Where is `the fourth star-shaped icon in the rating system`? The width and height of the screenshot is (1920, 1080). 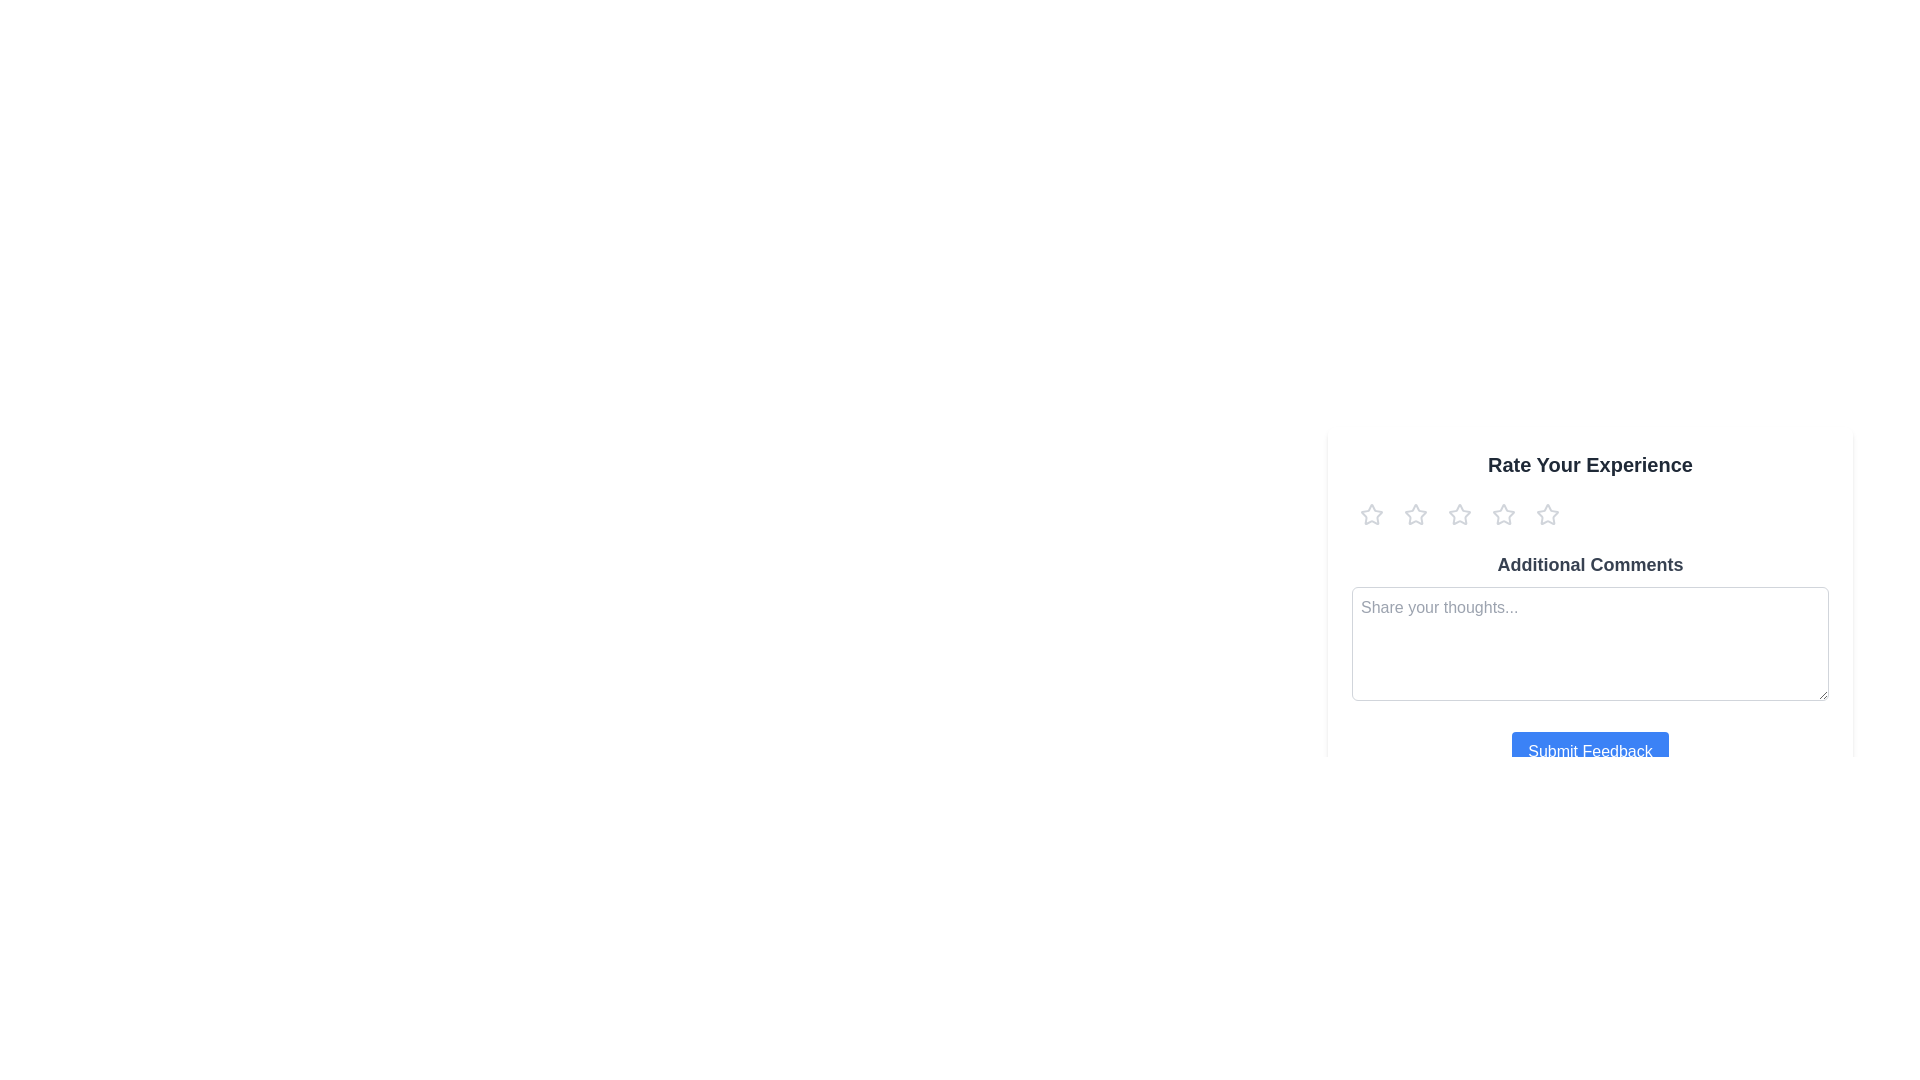
the fourth star-shaped icon in the rating system is located at coordinates (1547, 513).